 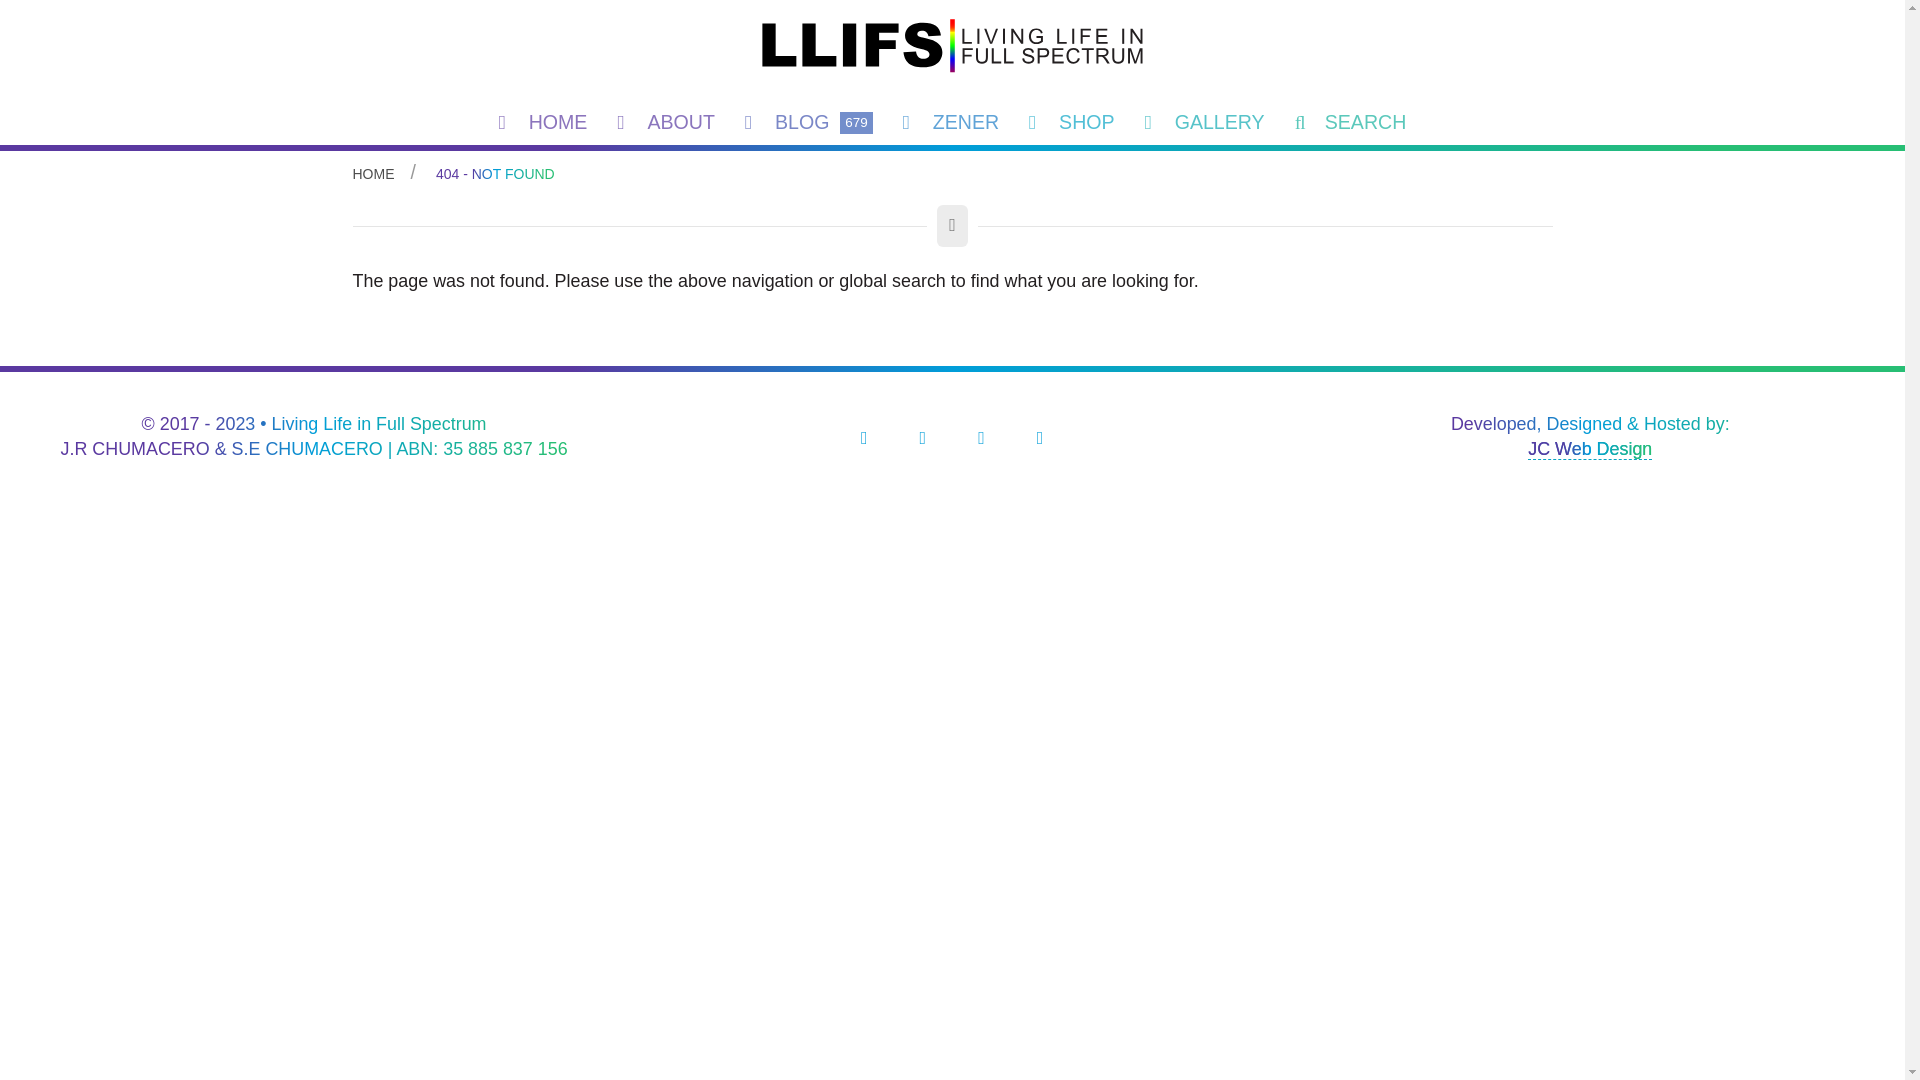 What do you see at coordinates (1129, 122) in the screenshot?
I see `'GALLERY'` at bounding box center [1129, 122].